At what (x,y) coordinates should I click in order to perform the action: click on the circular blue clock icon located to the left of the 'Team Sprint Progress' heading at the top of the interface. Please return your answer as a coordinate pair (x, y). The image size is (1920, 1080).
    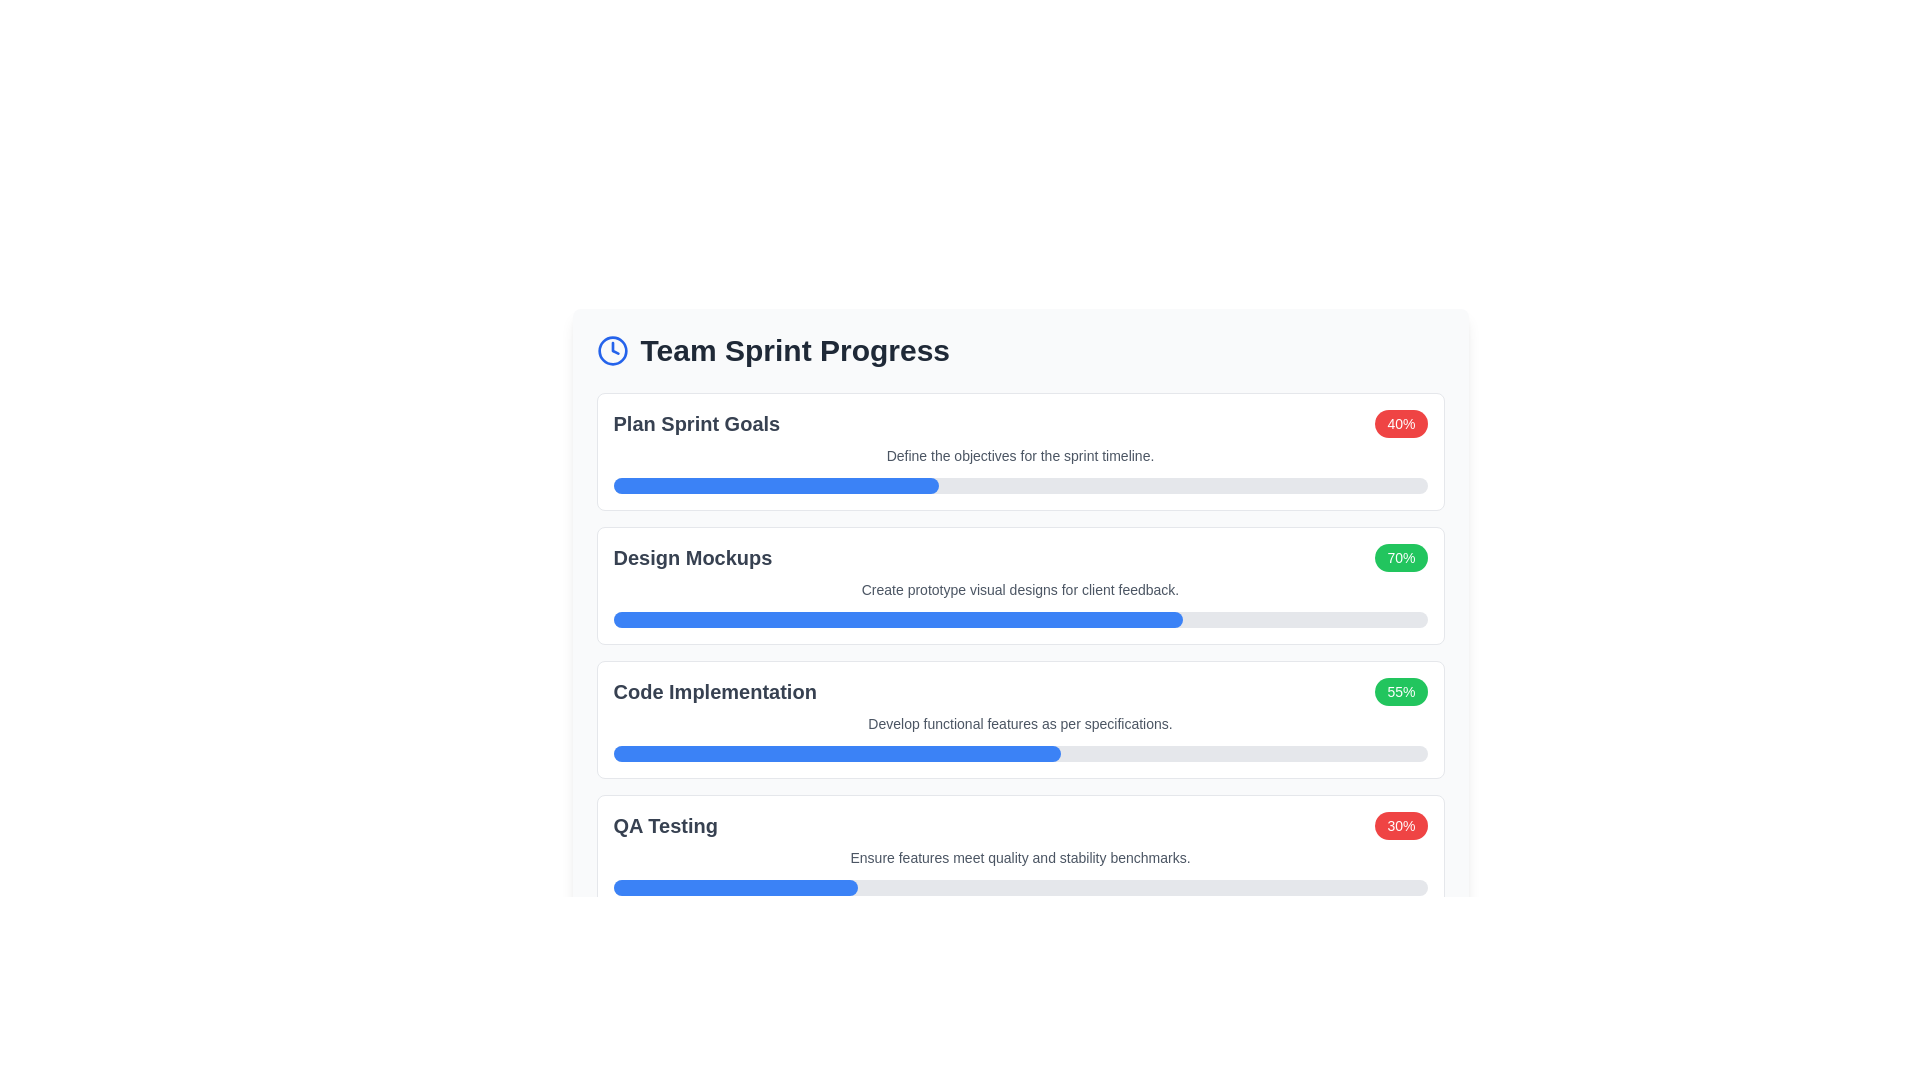
    Looking at the image, I should click on (611, 350).